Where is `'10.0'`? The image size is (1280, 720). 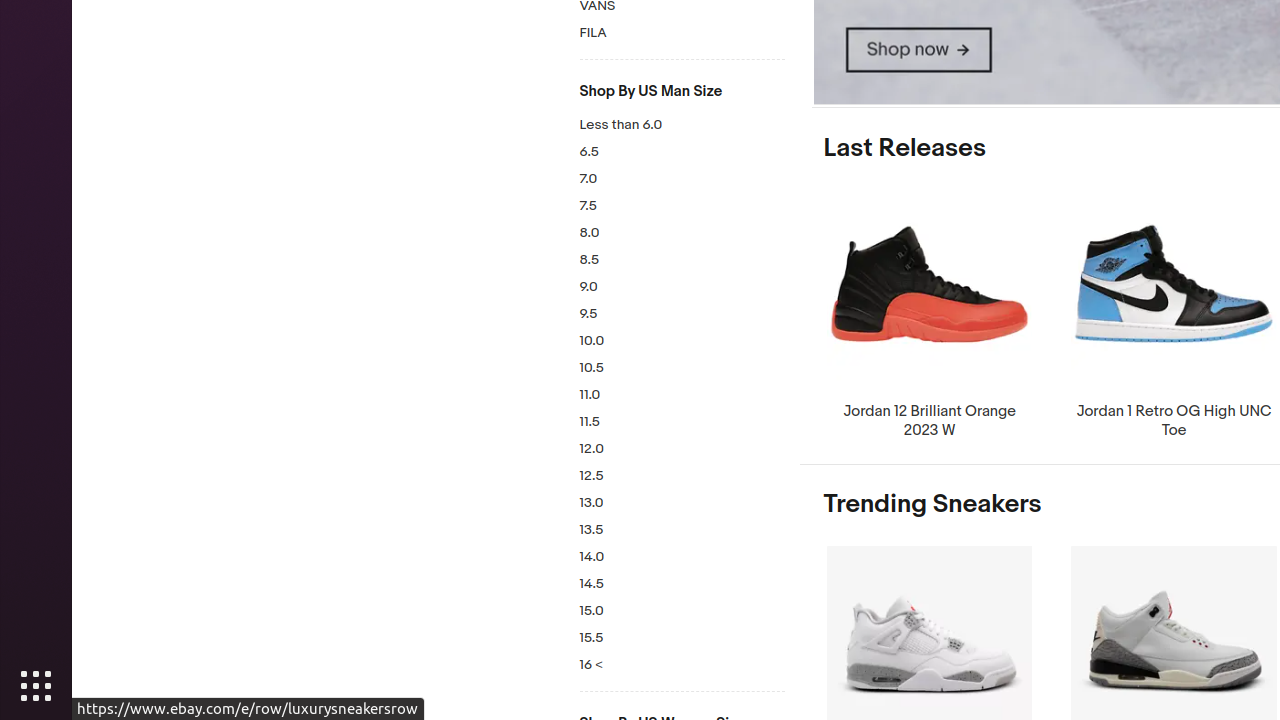
'10.0' is located at coordinates (681, 340).